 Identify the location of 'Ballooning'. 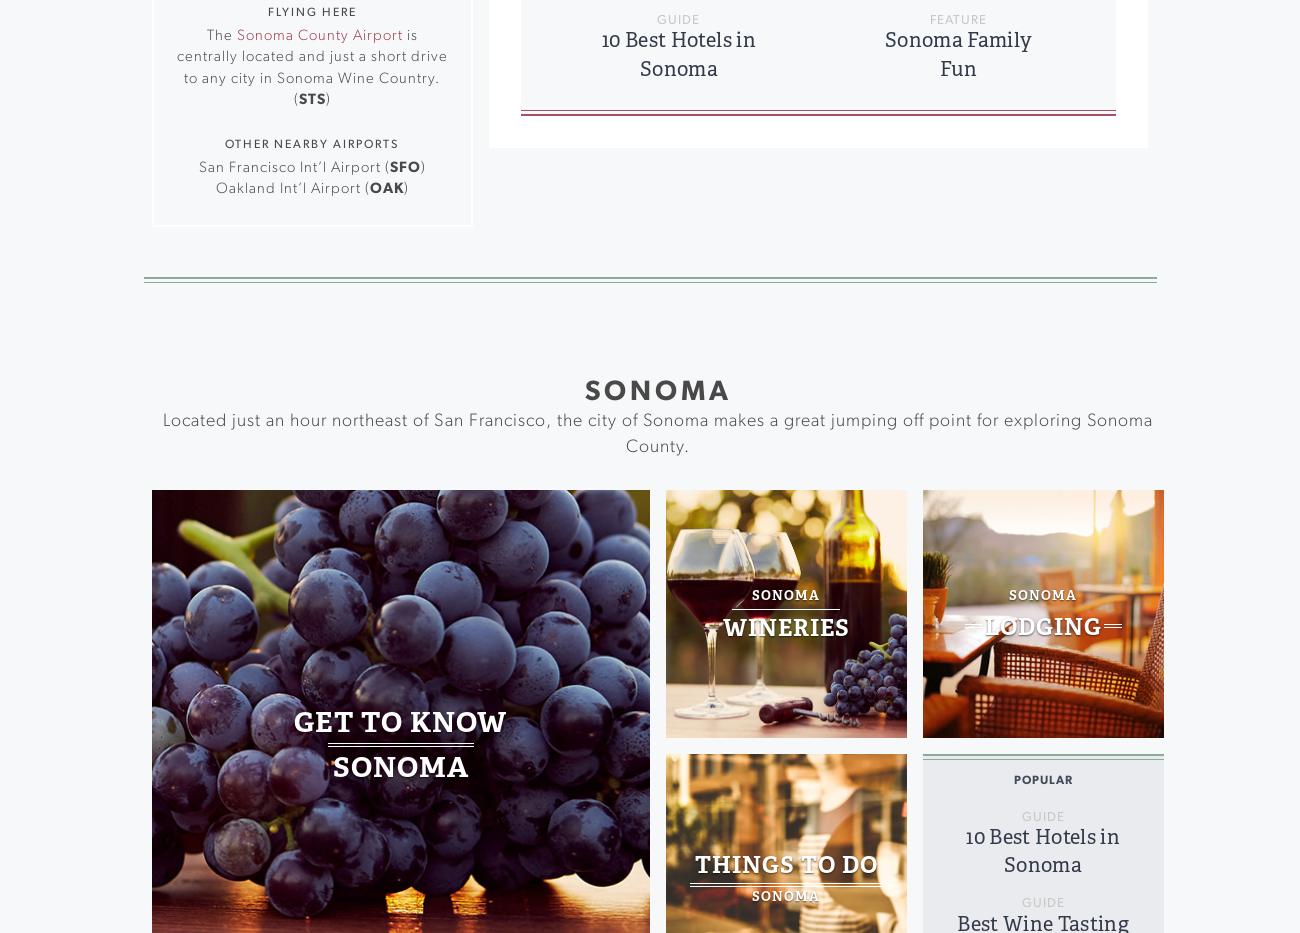
(369, 100).